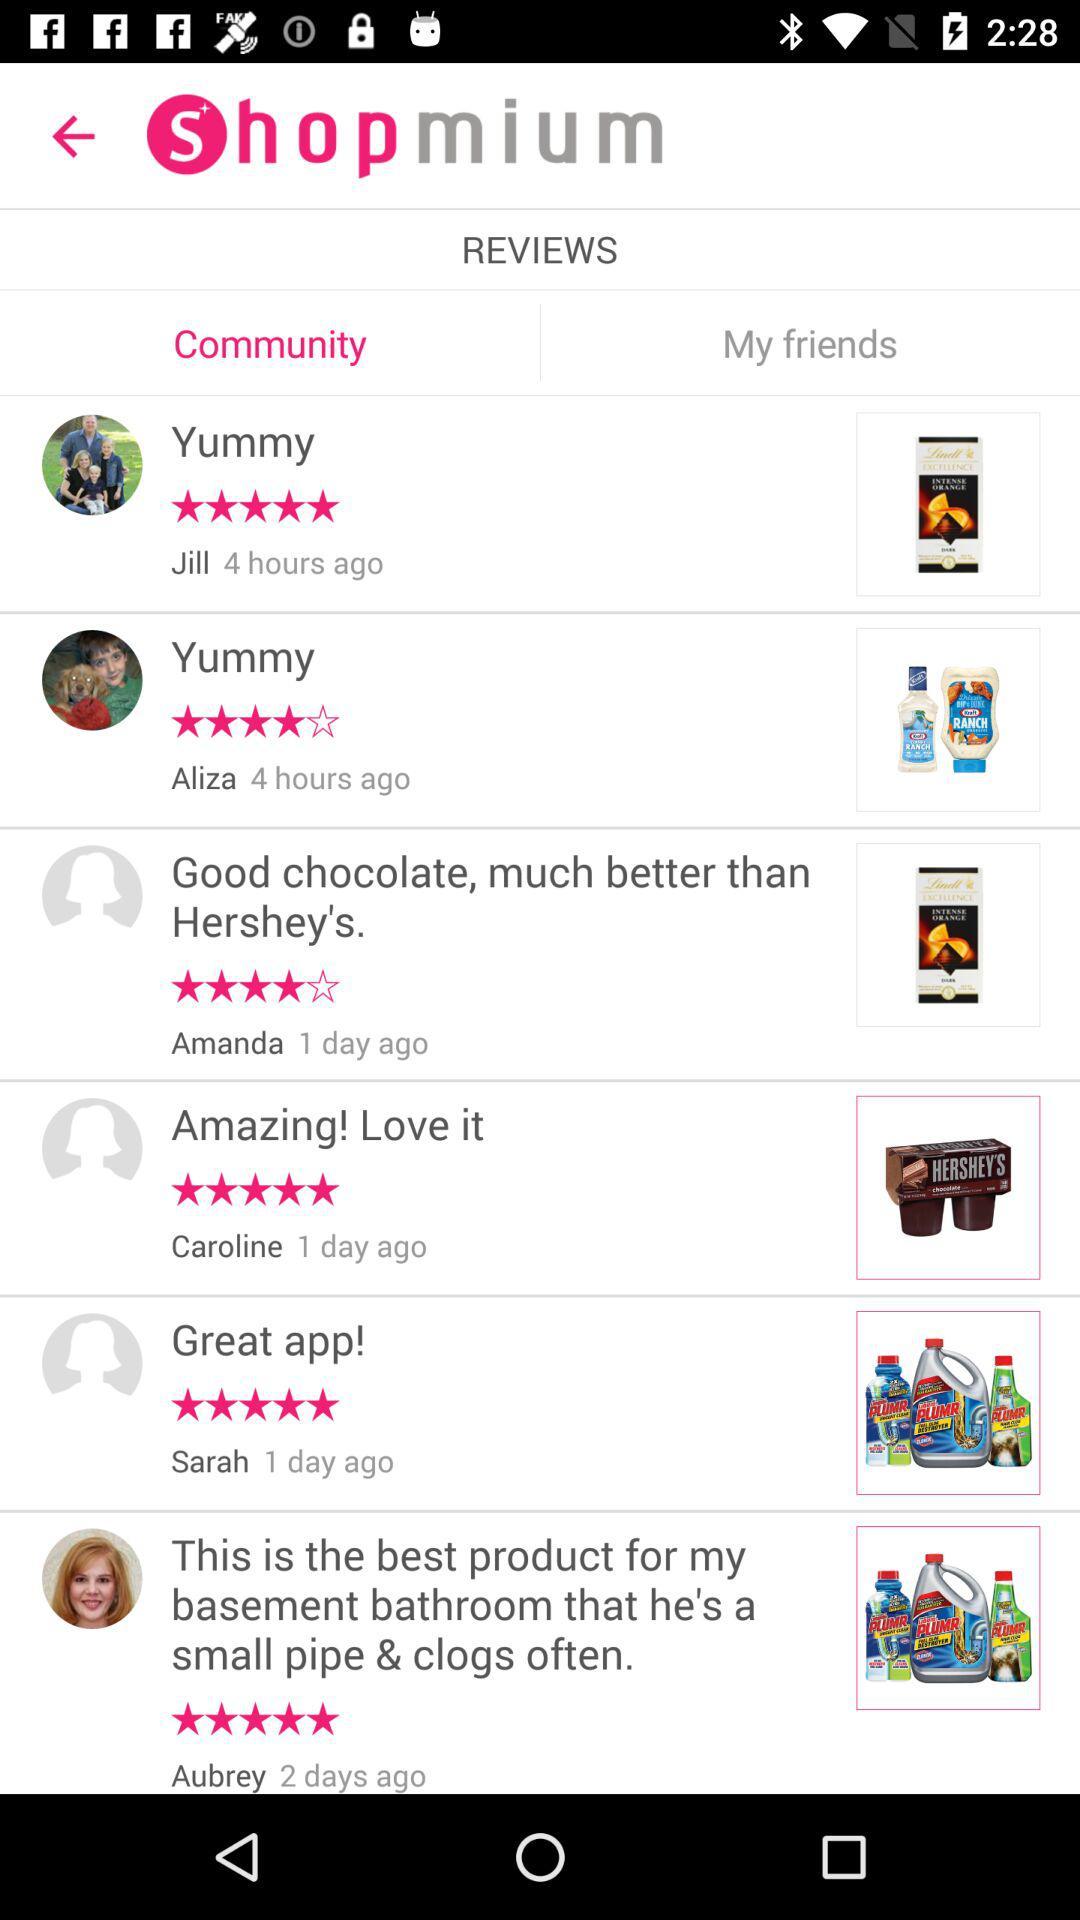 The width and height of the screenshot is (1080, 1920). Describe the element at coordinates (218, 1774) in the screenshot. I see `the aubrey item` at that location.